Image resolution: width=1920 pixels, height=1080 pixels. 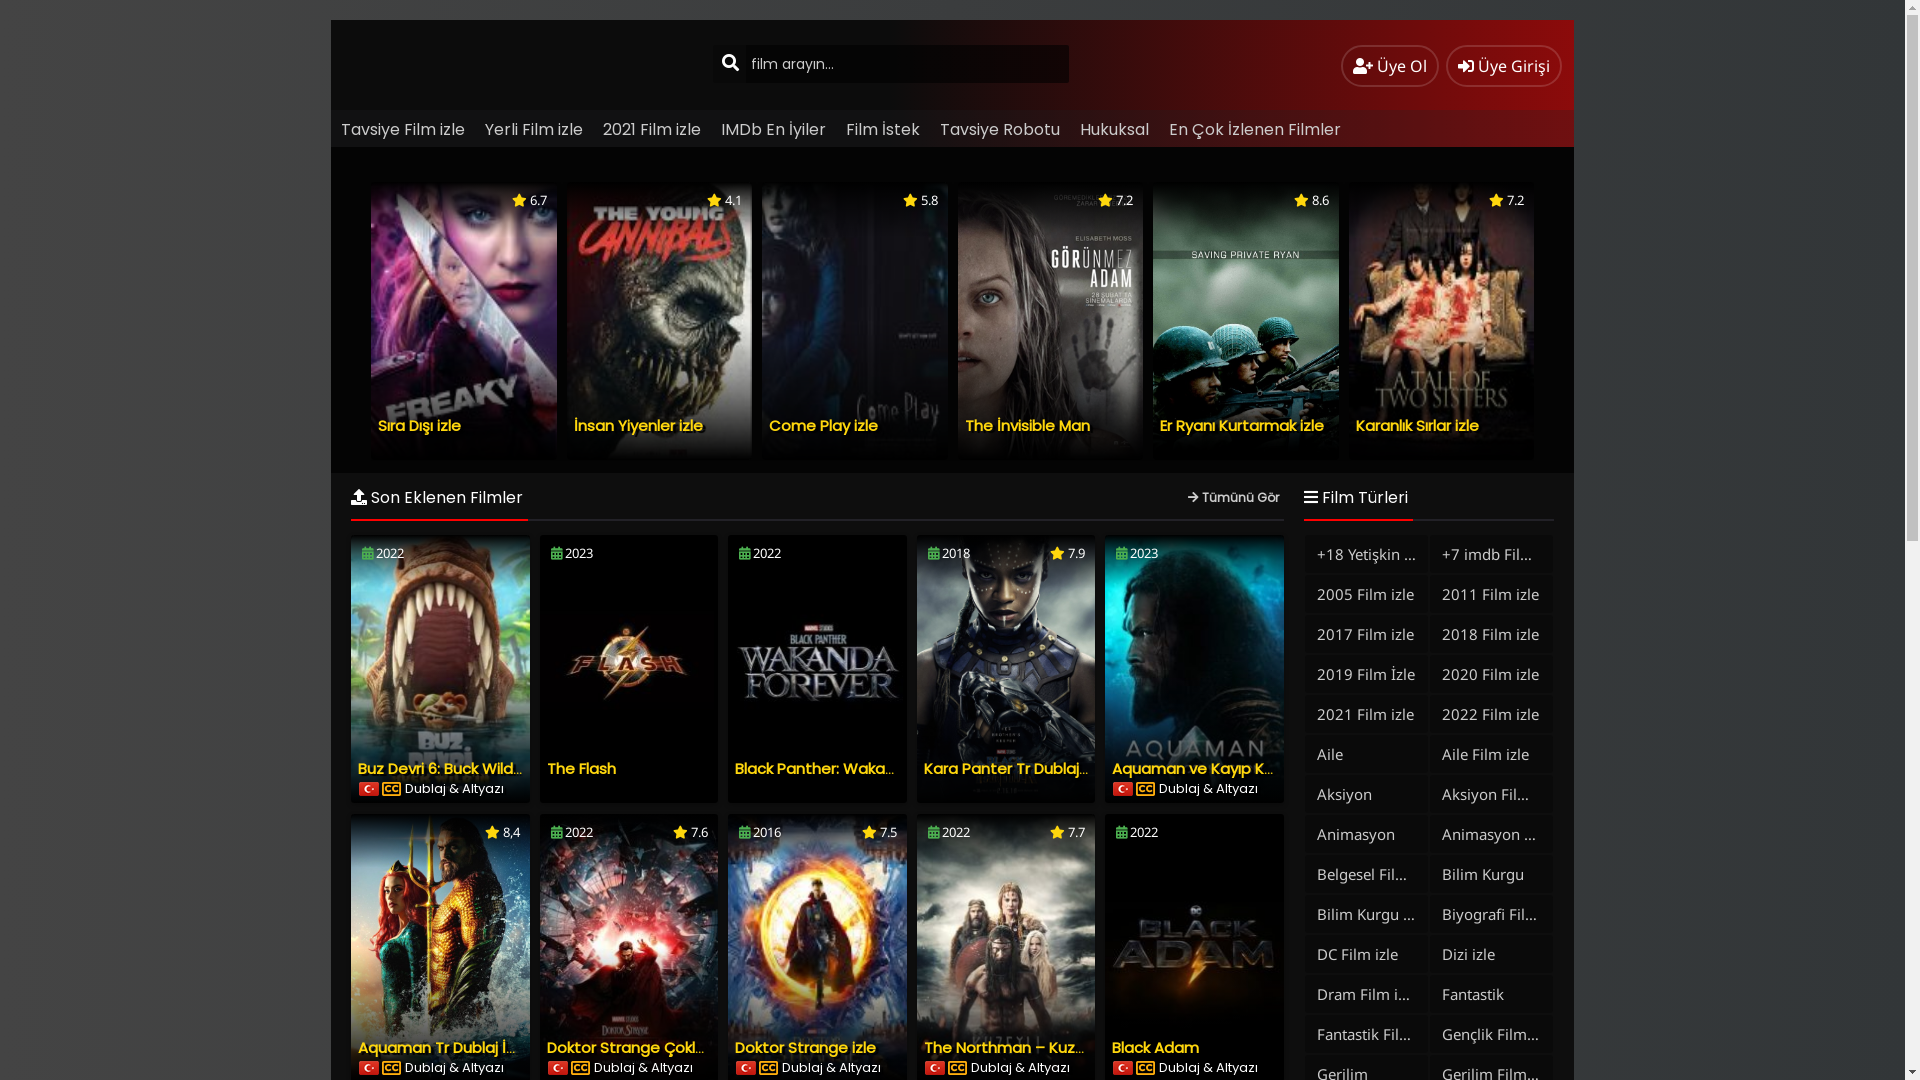 What do you see at coordinates (1365, 753) in the screenshot?
I see `'Aile'` at bounding box center [1365, 753].